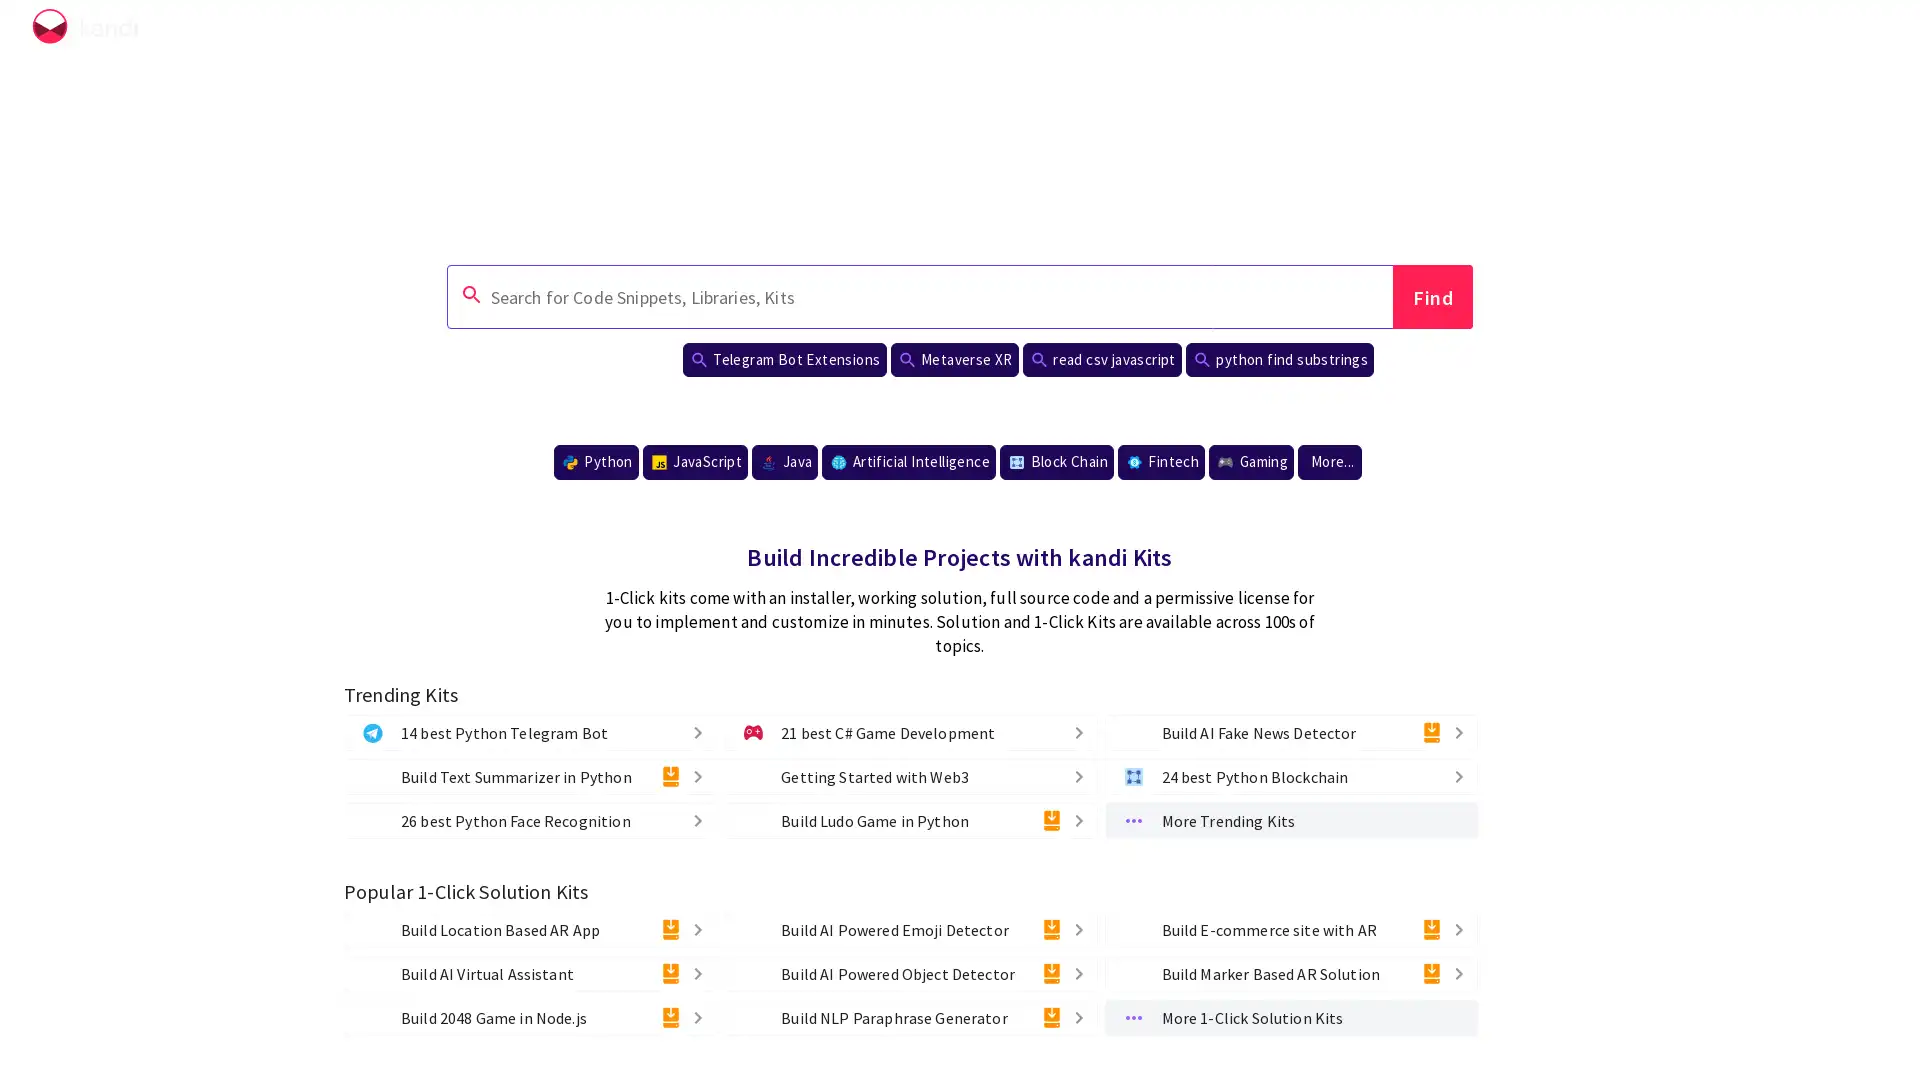 The image size is (1920, 1080). I want to click on delete, so click(697, 820).